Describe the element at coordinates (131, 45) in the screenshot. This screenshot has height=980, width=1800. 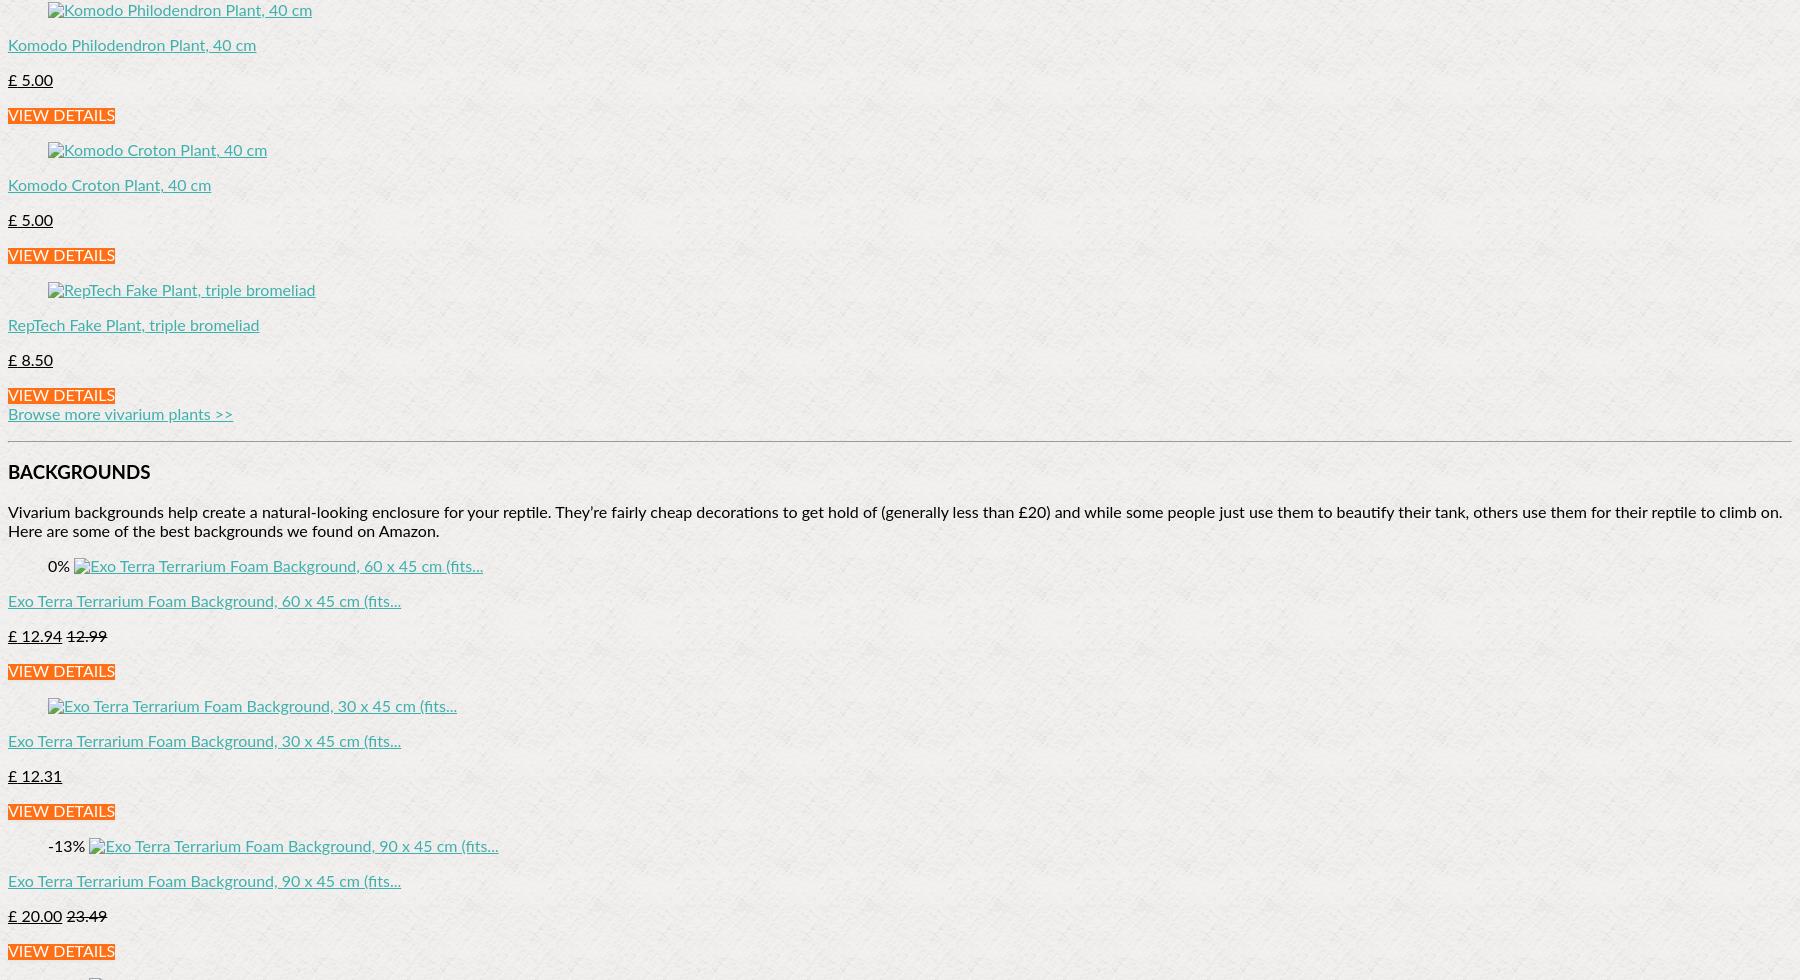
I see `'Komodo Philodendron Plant, 40 cm'` at that location.